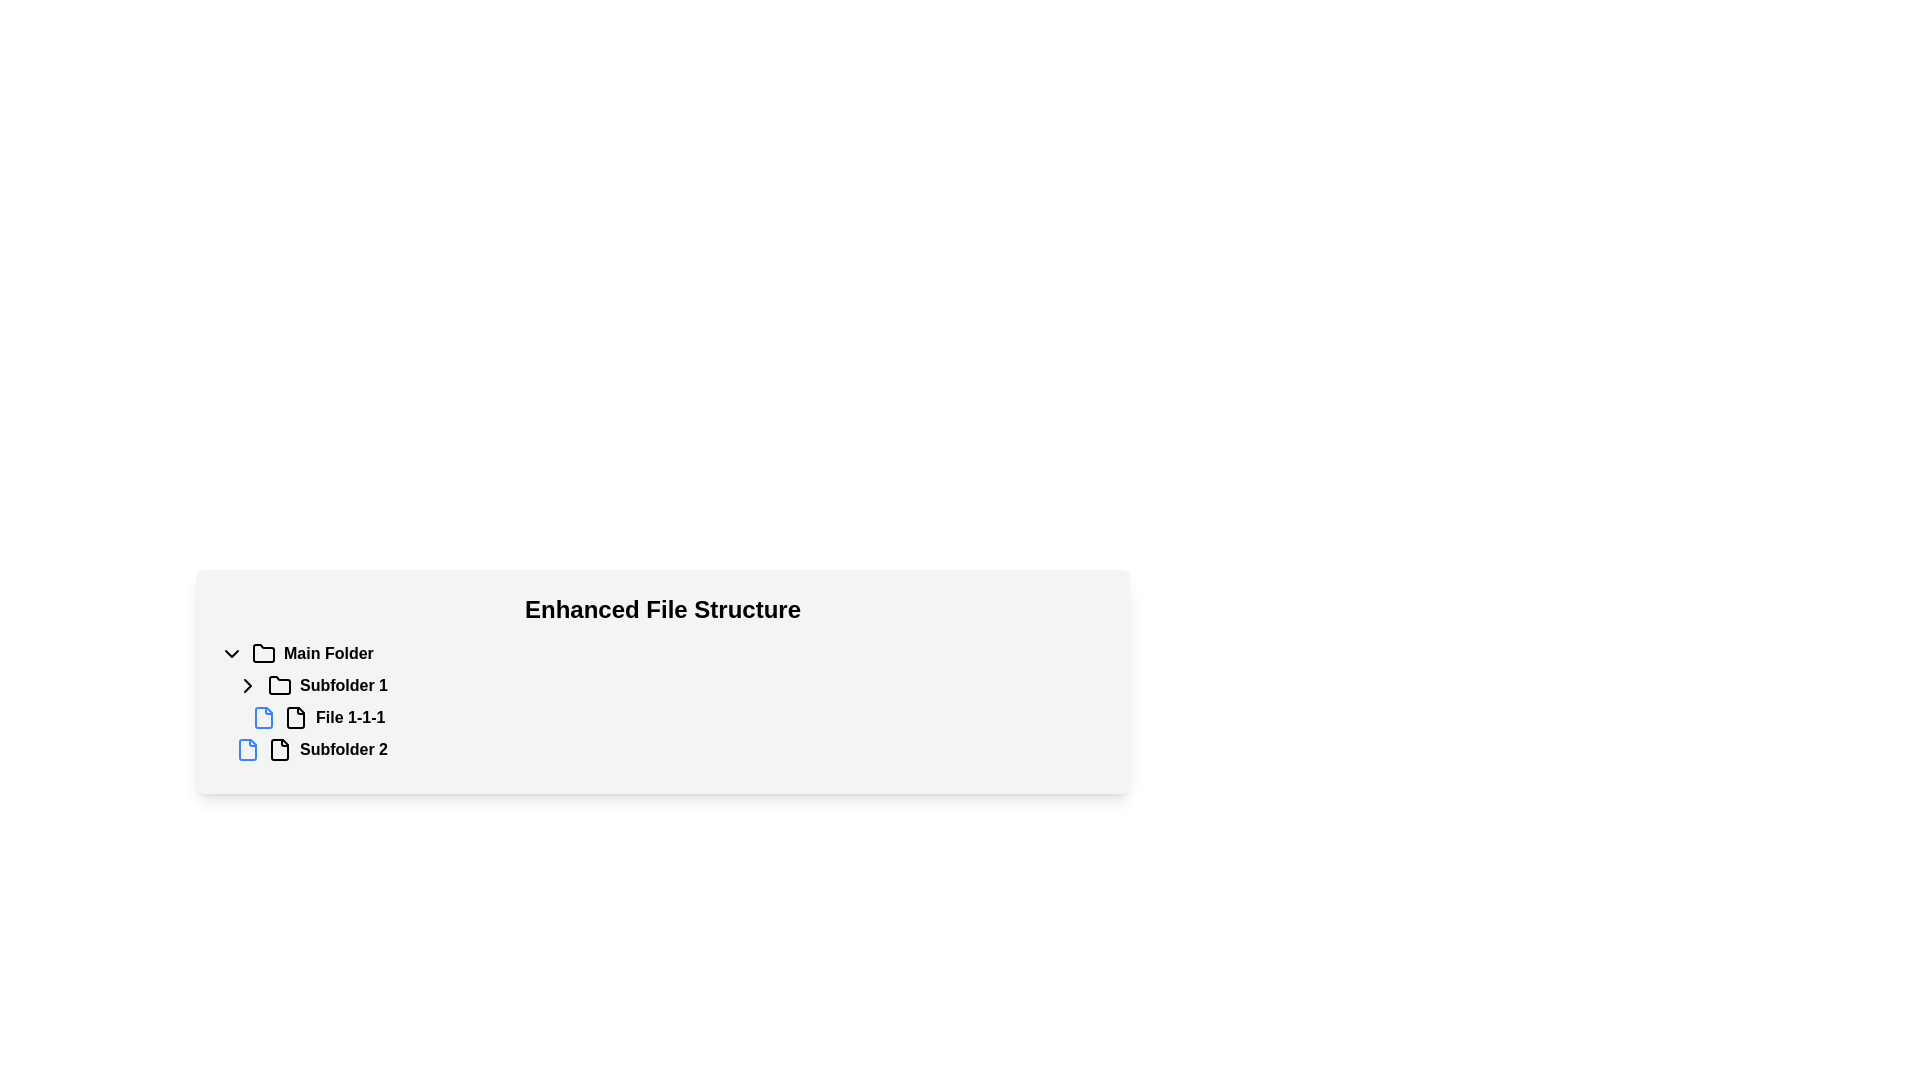 This screenshot has width=1920, height=1080. I want to click on the rightward-pointing chevron icon, so click(247, 685).